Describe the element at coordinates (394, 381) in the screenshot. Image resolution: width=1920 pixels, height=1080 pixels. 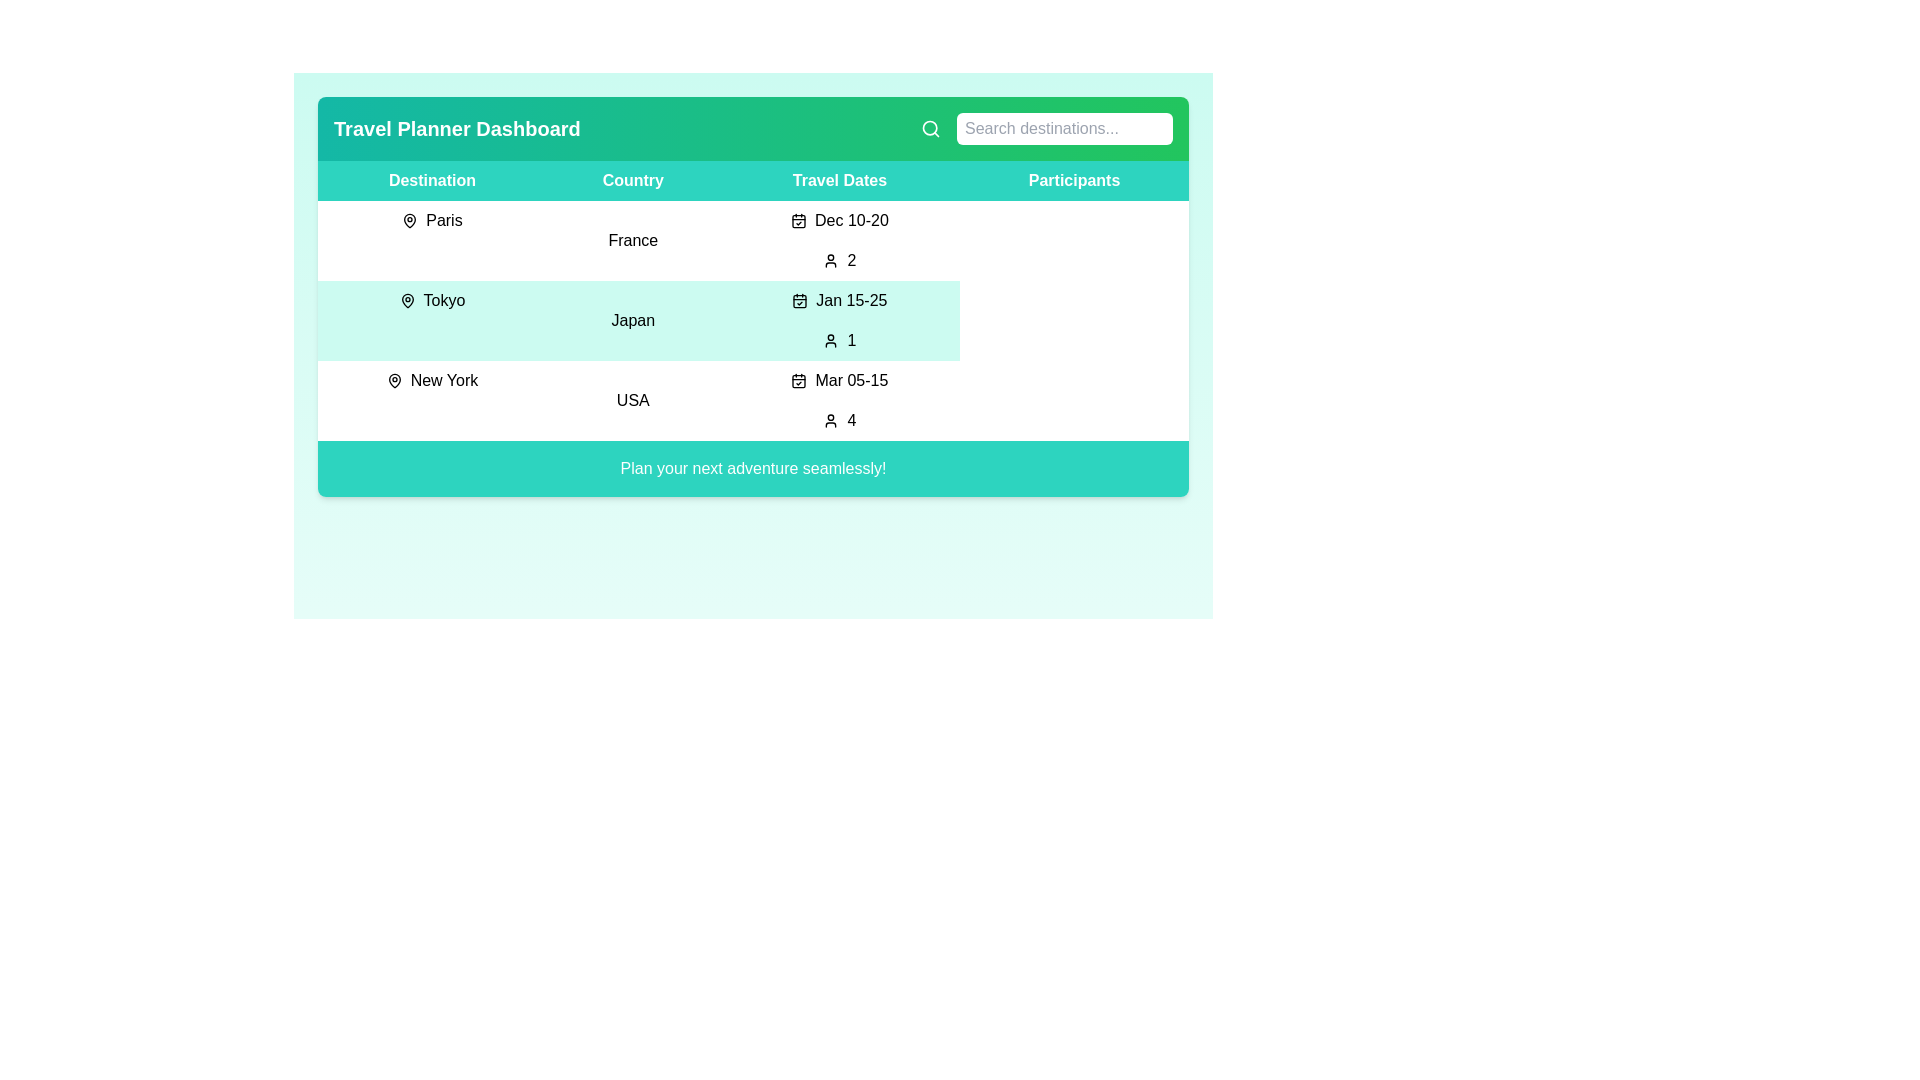
I see `the map pin icon located to the left of the 'New York' label in the 'Destination' column` at that location.